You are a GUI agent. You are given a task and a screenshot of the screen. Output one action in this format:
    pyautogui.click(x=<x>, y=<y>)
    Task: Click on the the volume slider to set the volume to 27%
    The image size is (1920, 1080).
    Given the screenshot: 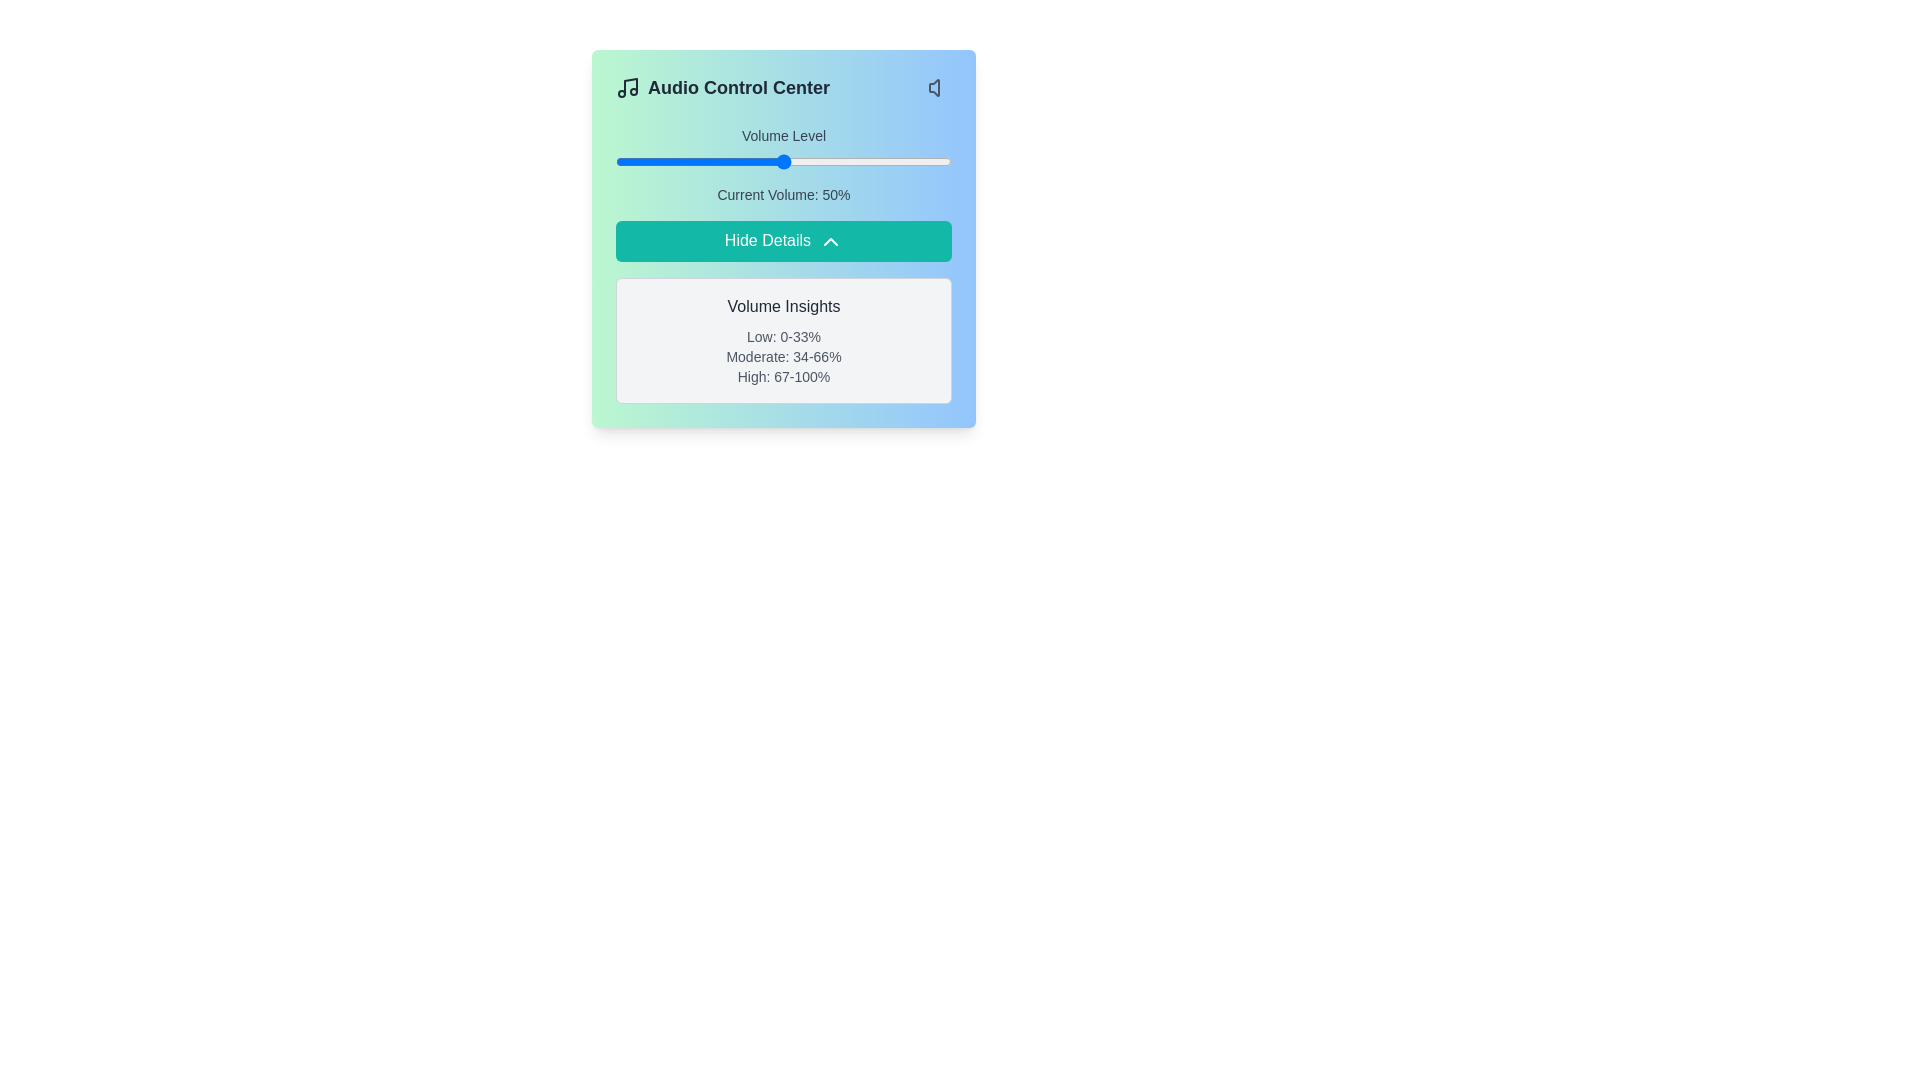 What is the action you would take?
    pyautogui.click(x=706, y=161)
    